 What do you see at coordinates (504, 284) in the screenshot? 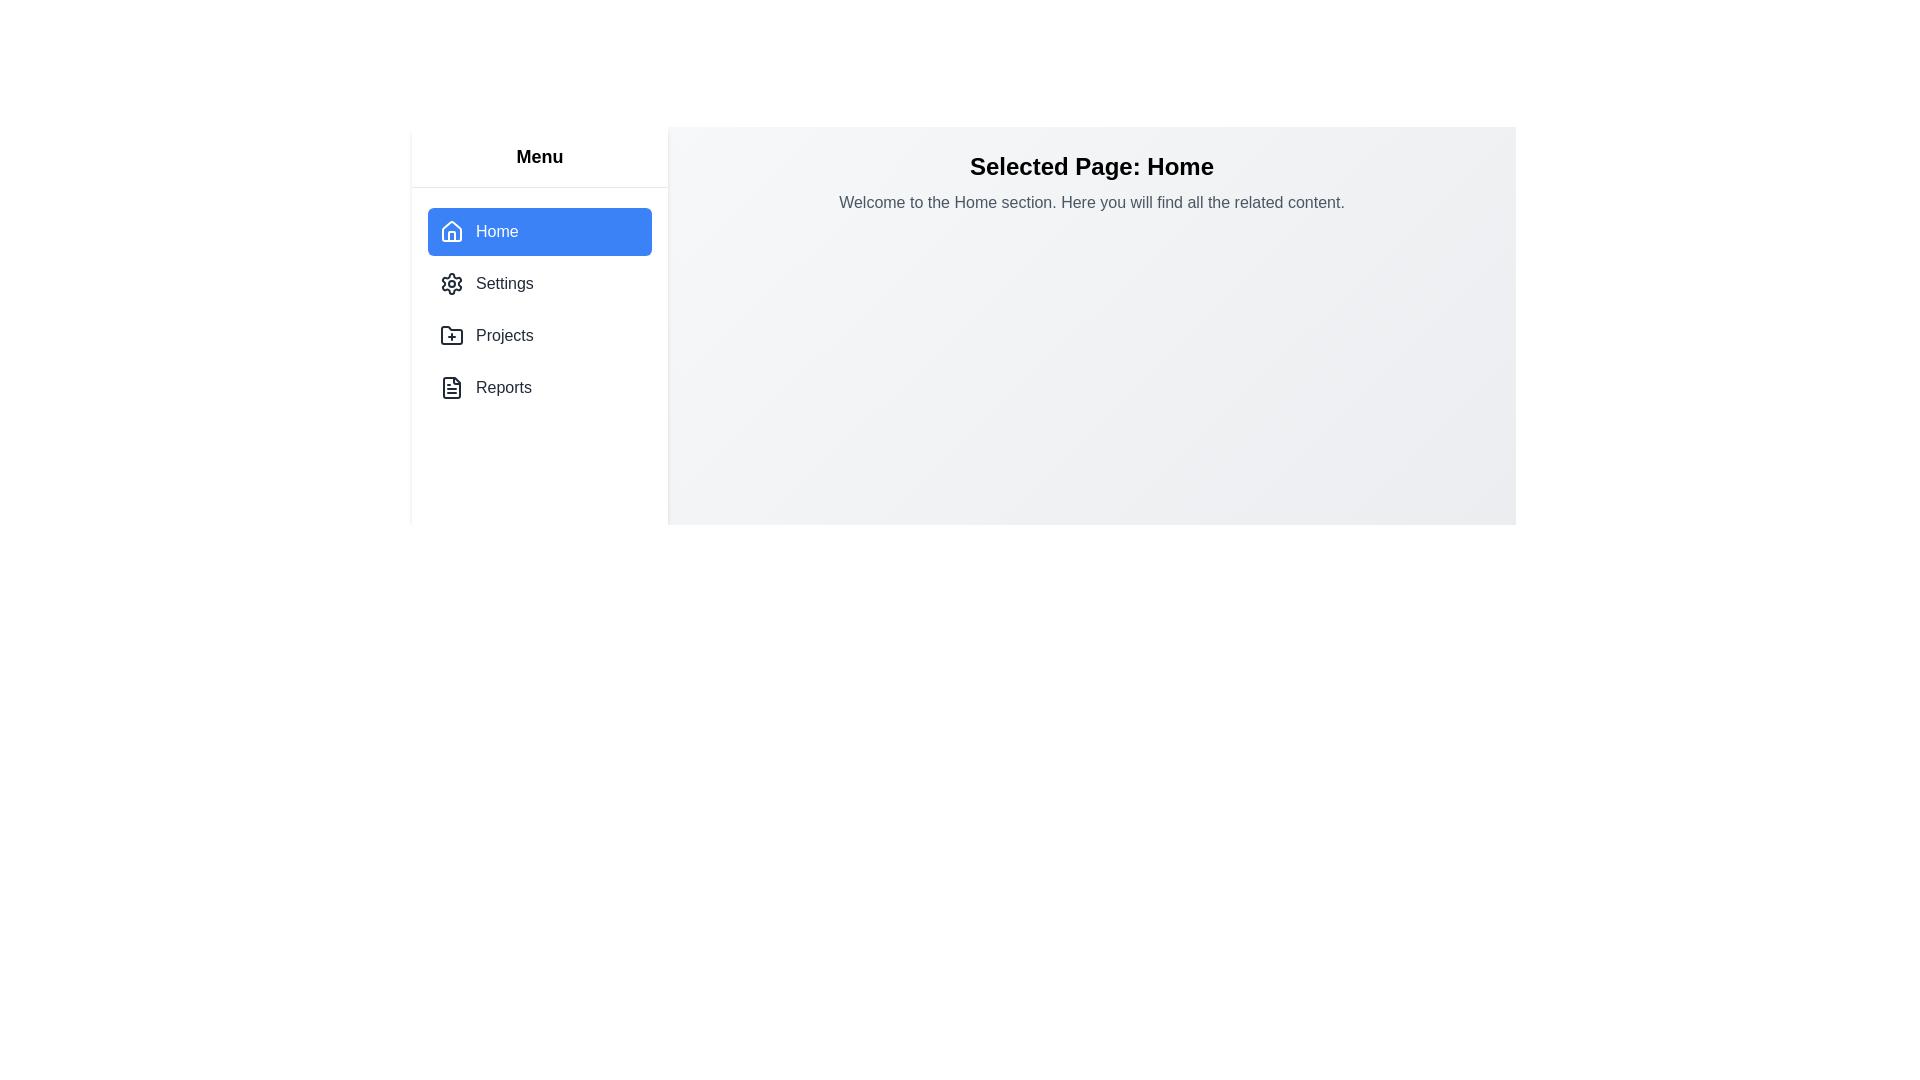
I see `the 'Settings' text label located in the left sidebar navigation menu, which indicates the option to navigate to the settings section of the application` at bounding box center [504, 284].